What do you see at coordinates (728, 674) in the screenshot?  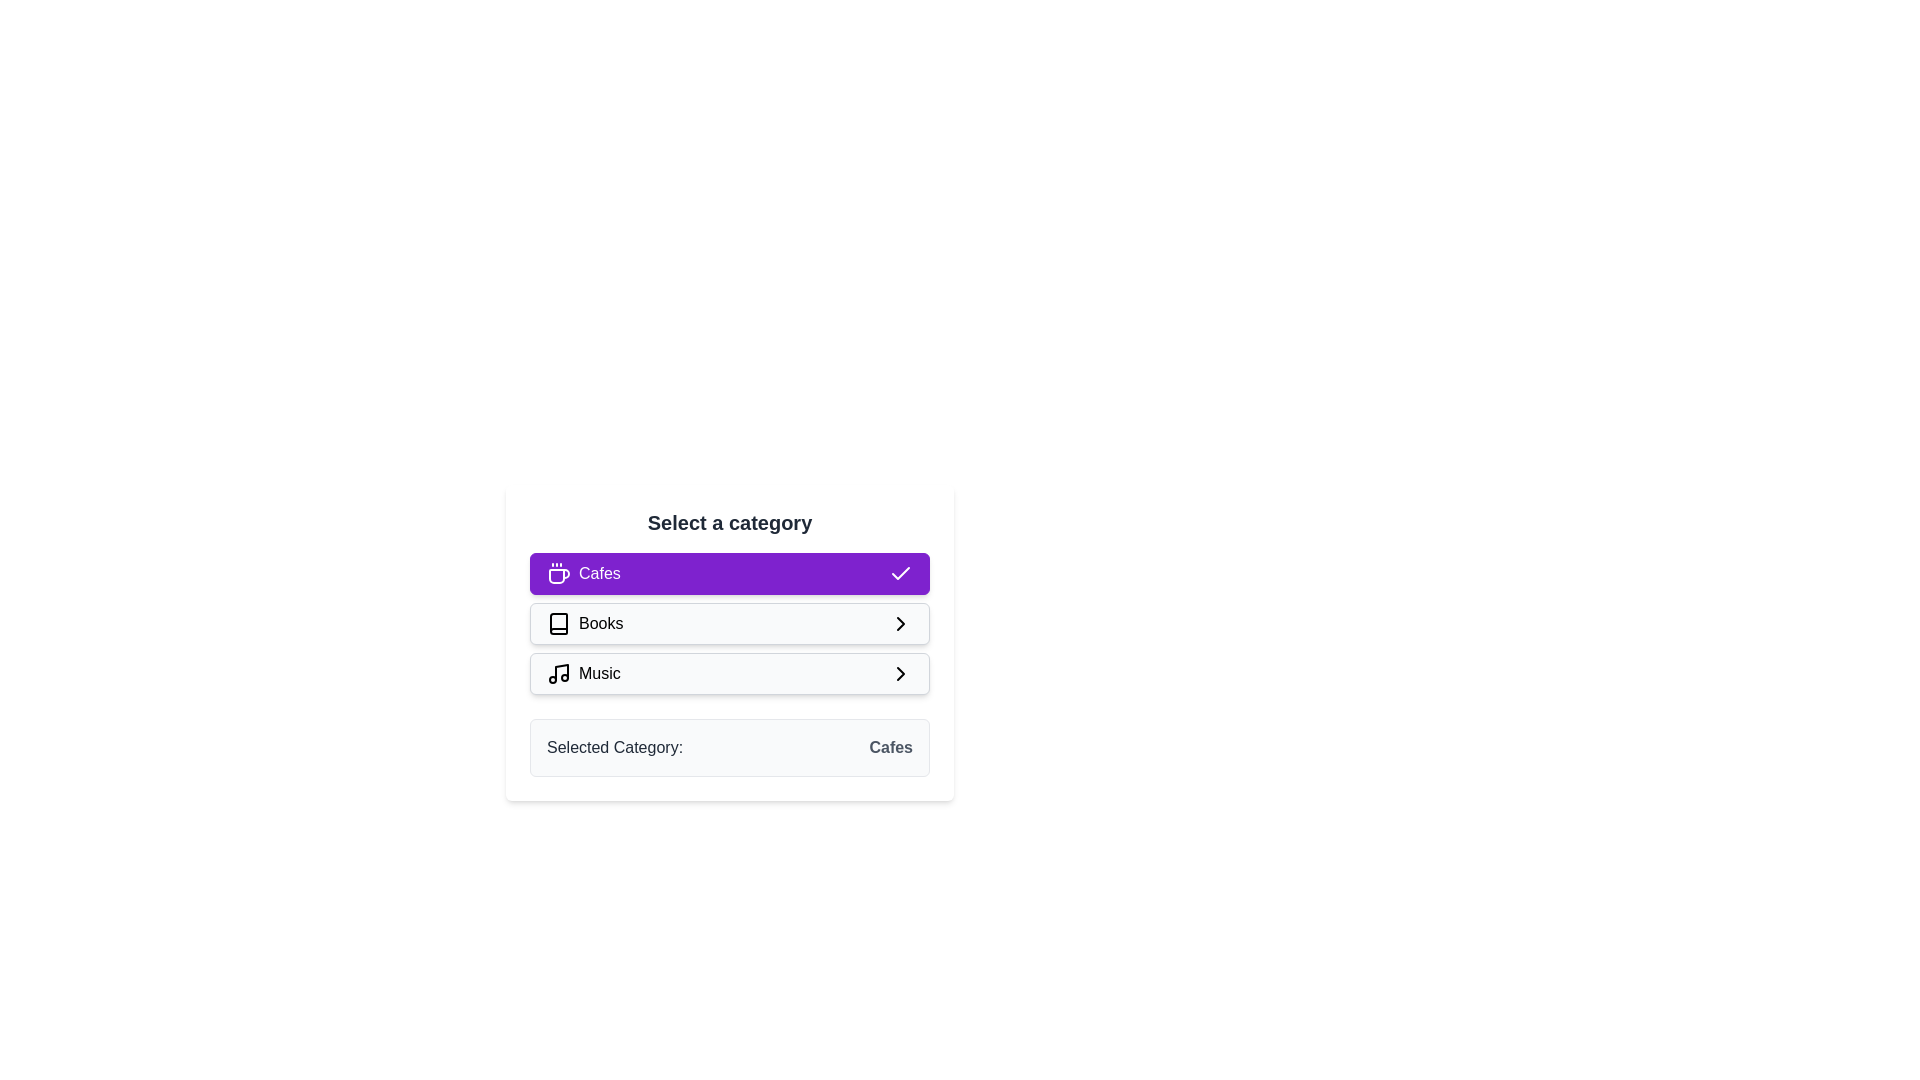 I see `the 'Music' category button, which is the third button in a vertical stack below 'Cafes' and 'Books'` at bounding box center [728, 674].